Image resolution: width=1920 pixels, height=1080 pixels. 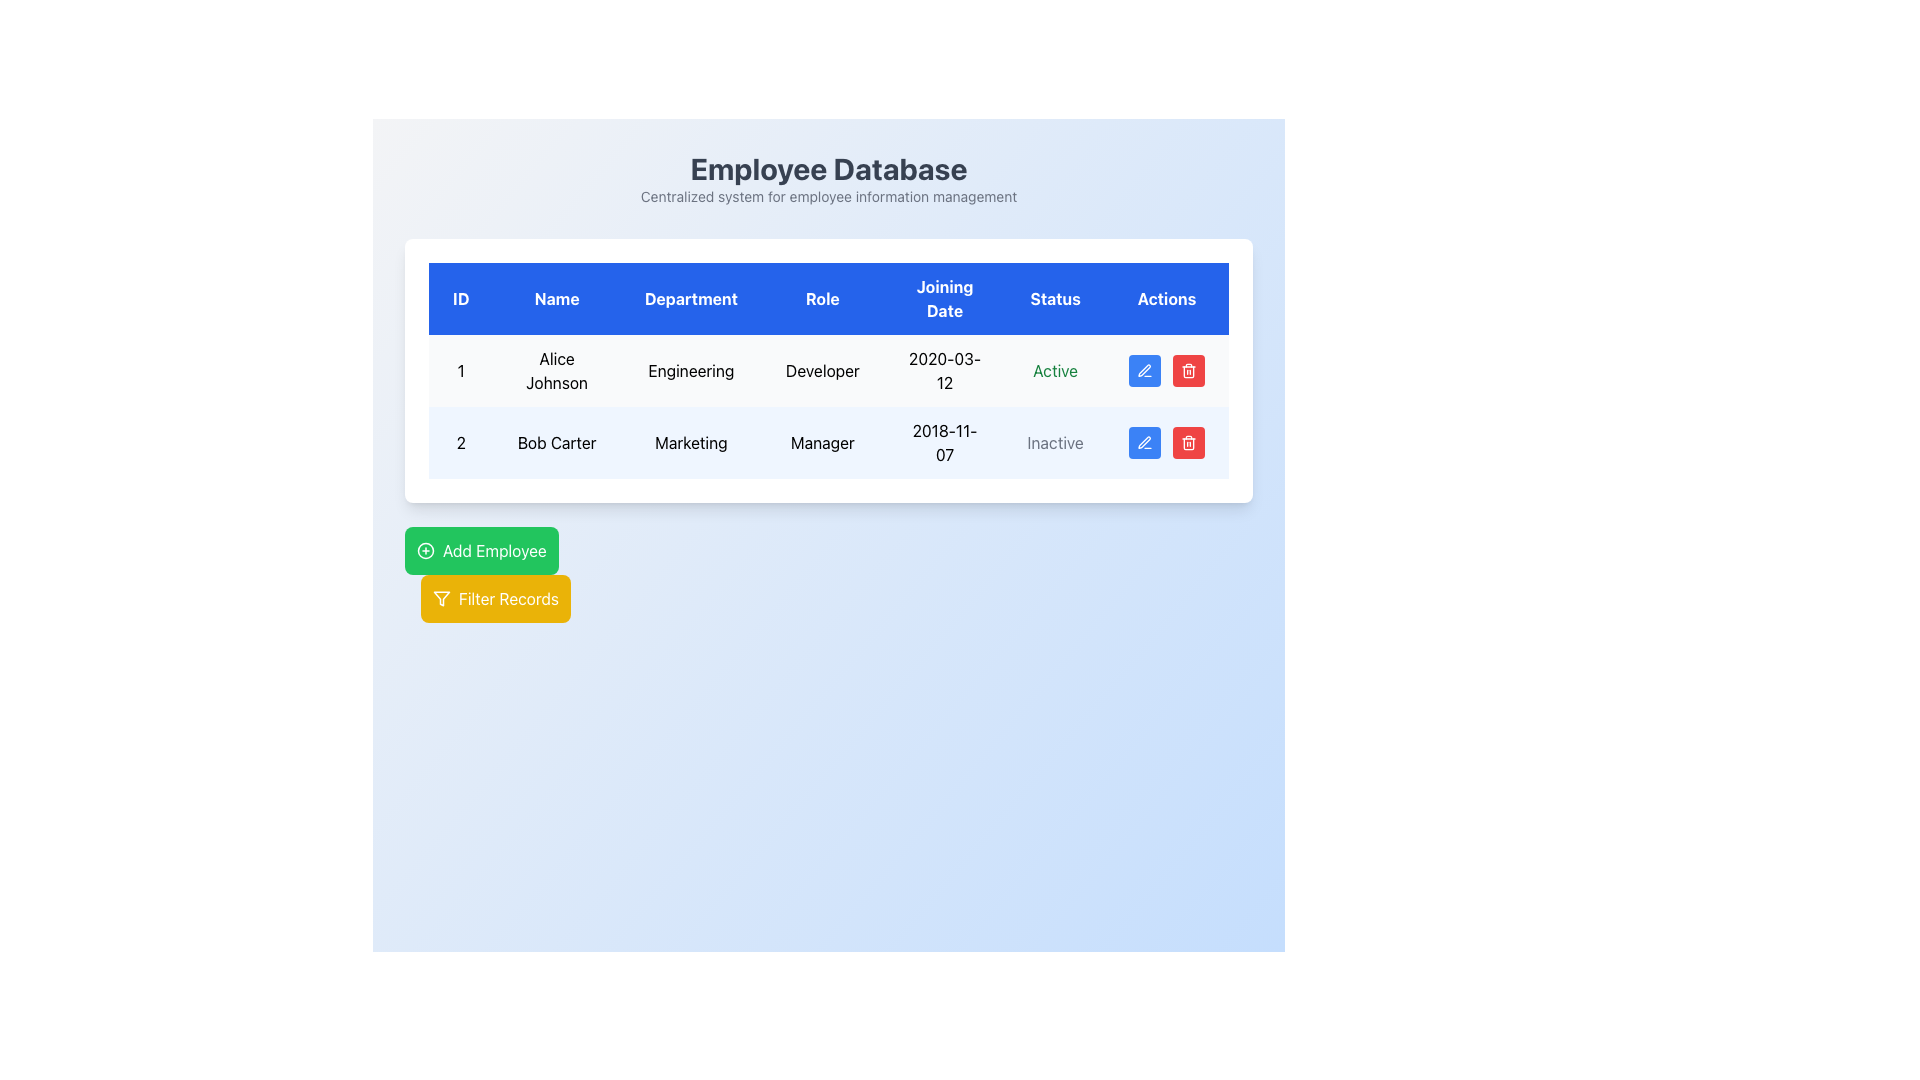 What do you see at coordinates (508, 597) in the screenshot?
I see `the Text Label that serves as a label for the button filtering records, located below the green 'Add Employee' button` at bounding box center [508, 597].